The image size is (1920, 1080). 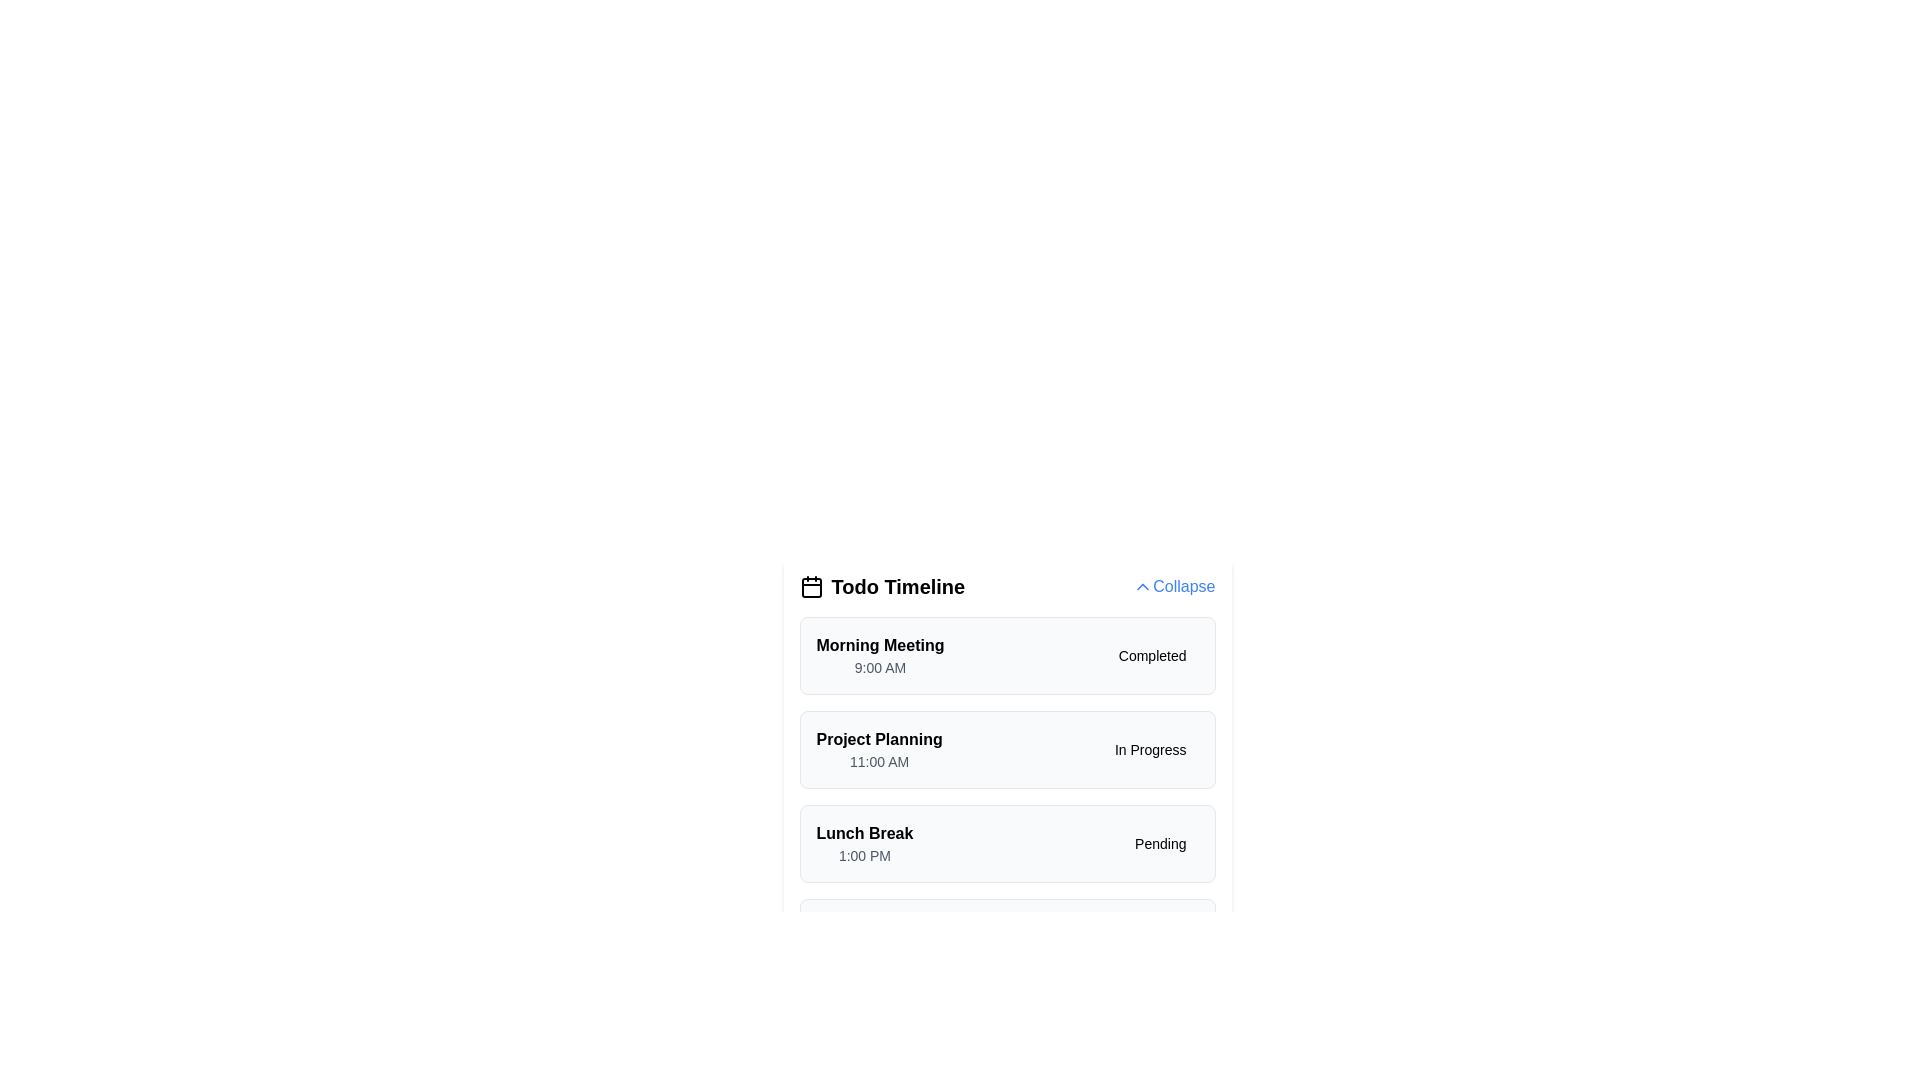 I want to click on the upward-facing chevron icon with a blue stroke located to the left of the 'Collapse' text in the top-right corner of the 'Todo Timeline' interface, so click(x=1143, y=585).